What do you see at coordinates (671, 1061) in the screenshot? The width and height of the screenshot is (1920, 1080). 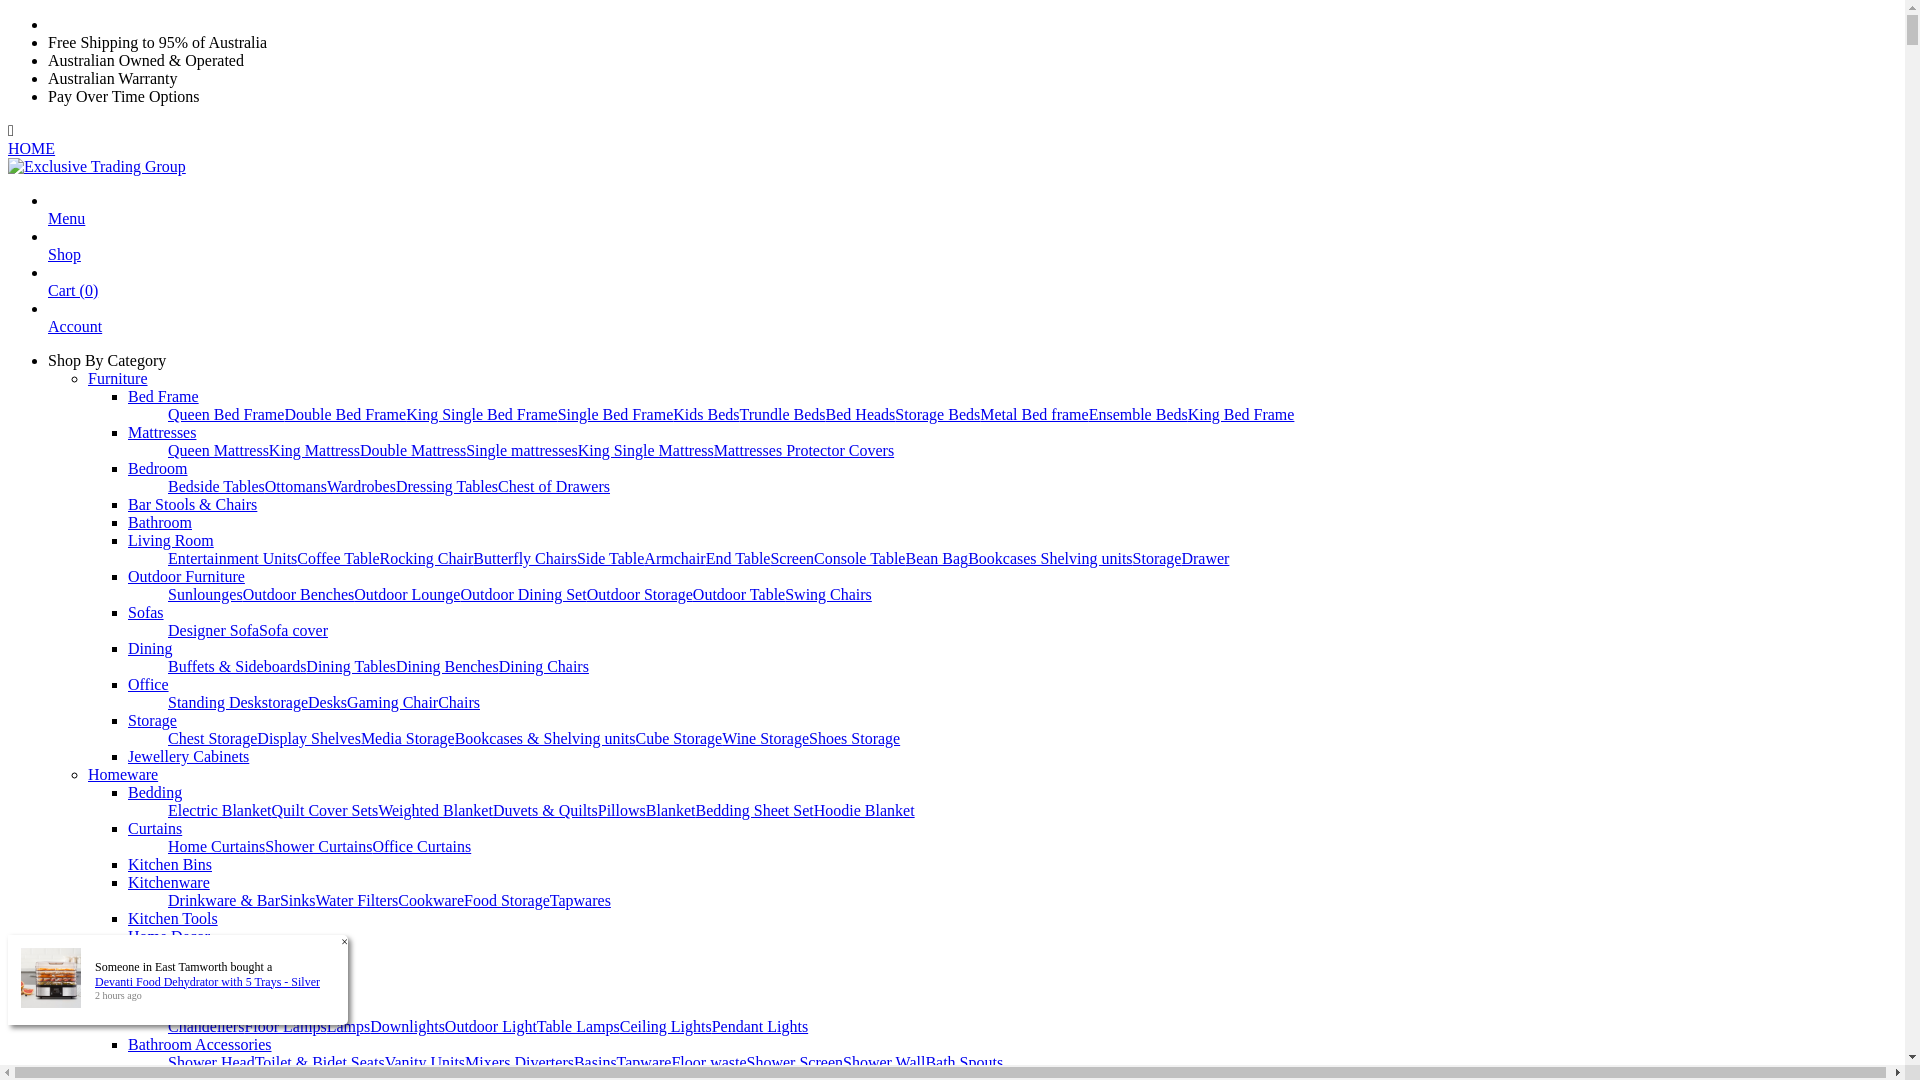 I see `'Floor waste'` at bounding box center [671, 1061].